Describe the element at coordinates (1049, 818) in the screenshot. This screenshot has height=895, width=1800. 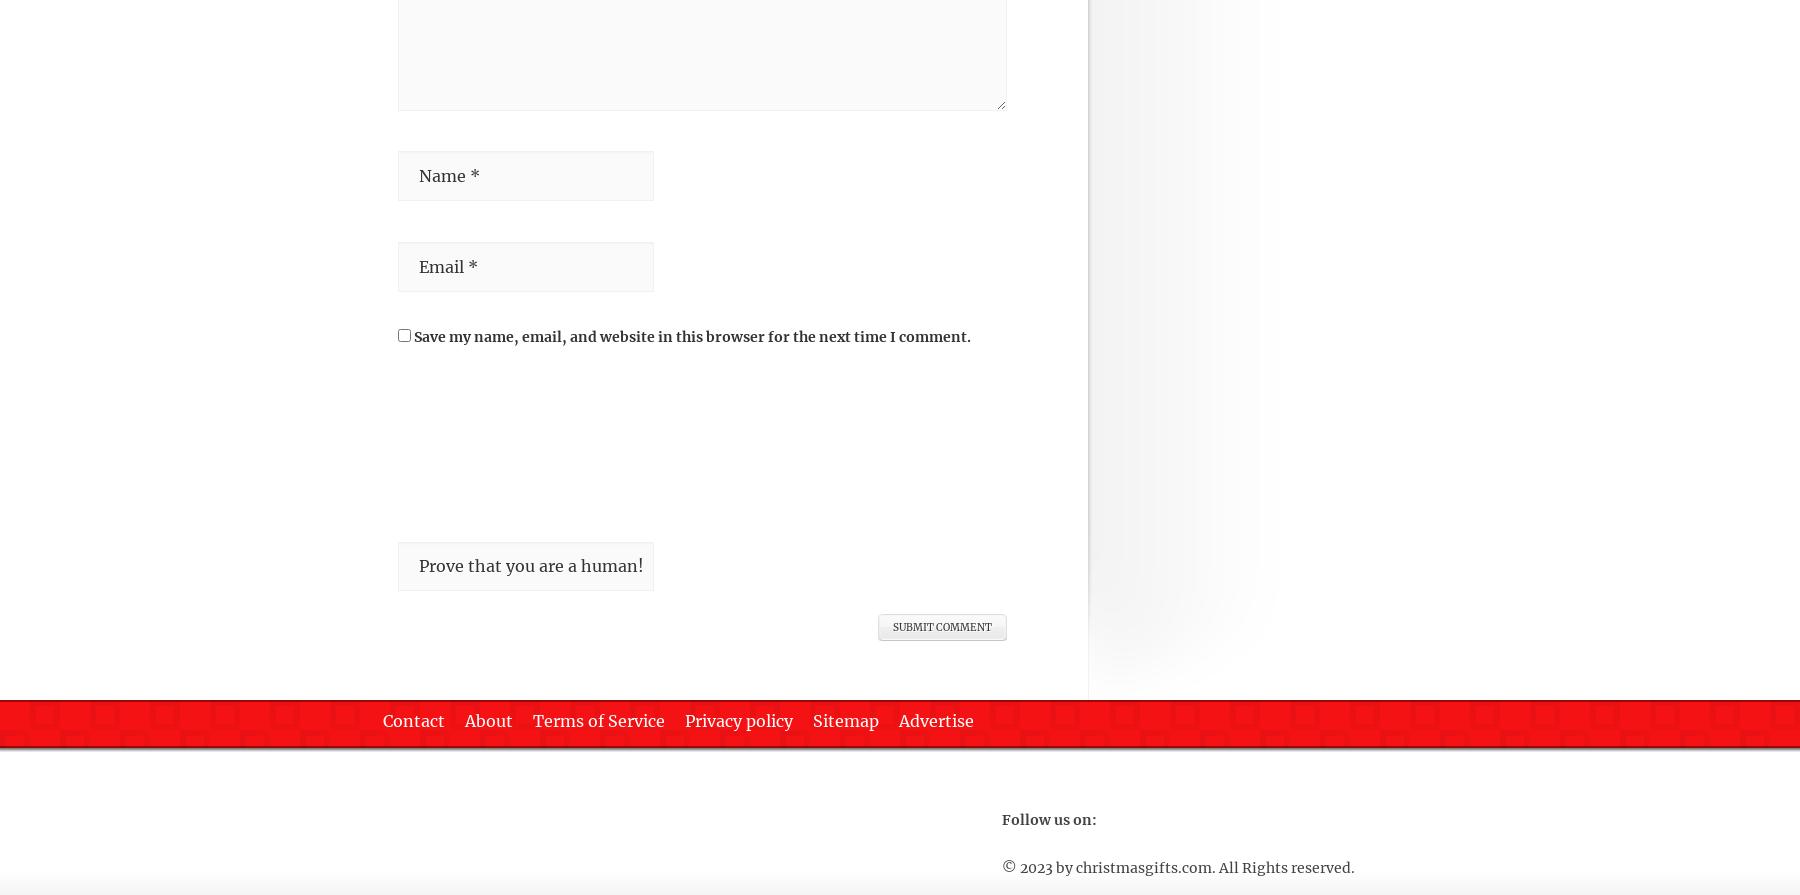
I see `'Follow us on:'` at that location.